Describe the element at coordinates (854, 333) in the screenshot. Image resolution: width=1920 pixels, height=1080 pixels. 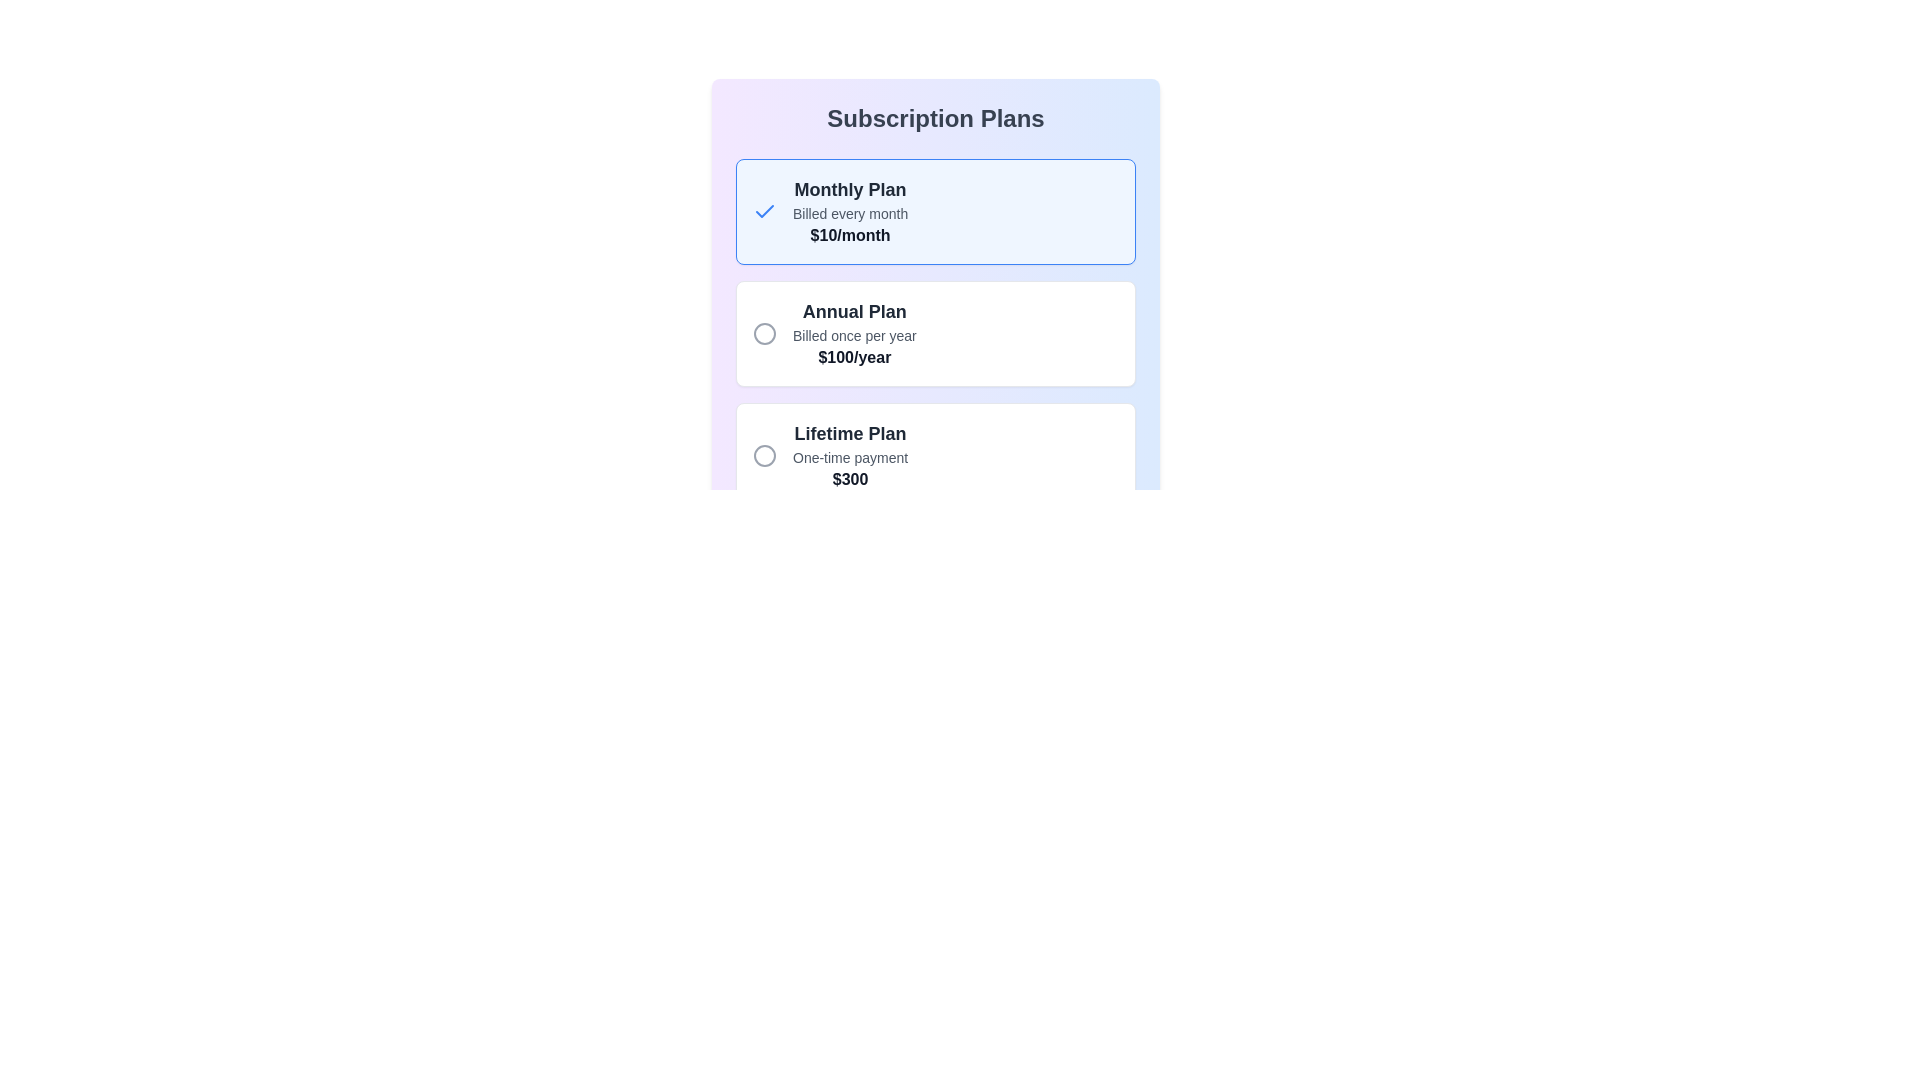
I see `text block that presents the details of the 'Annual Plan' subscription option, which is the second option in the list of subscription plans` at that location.